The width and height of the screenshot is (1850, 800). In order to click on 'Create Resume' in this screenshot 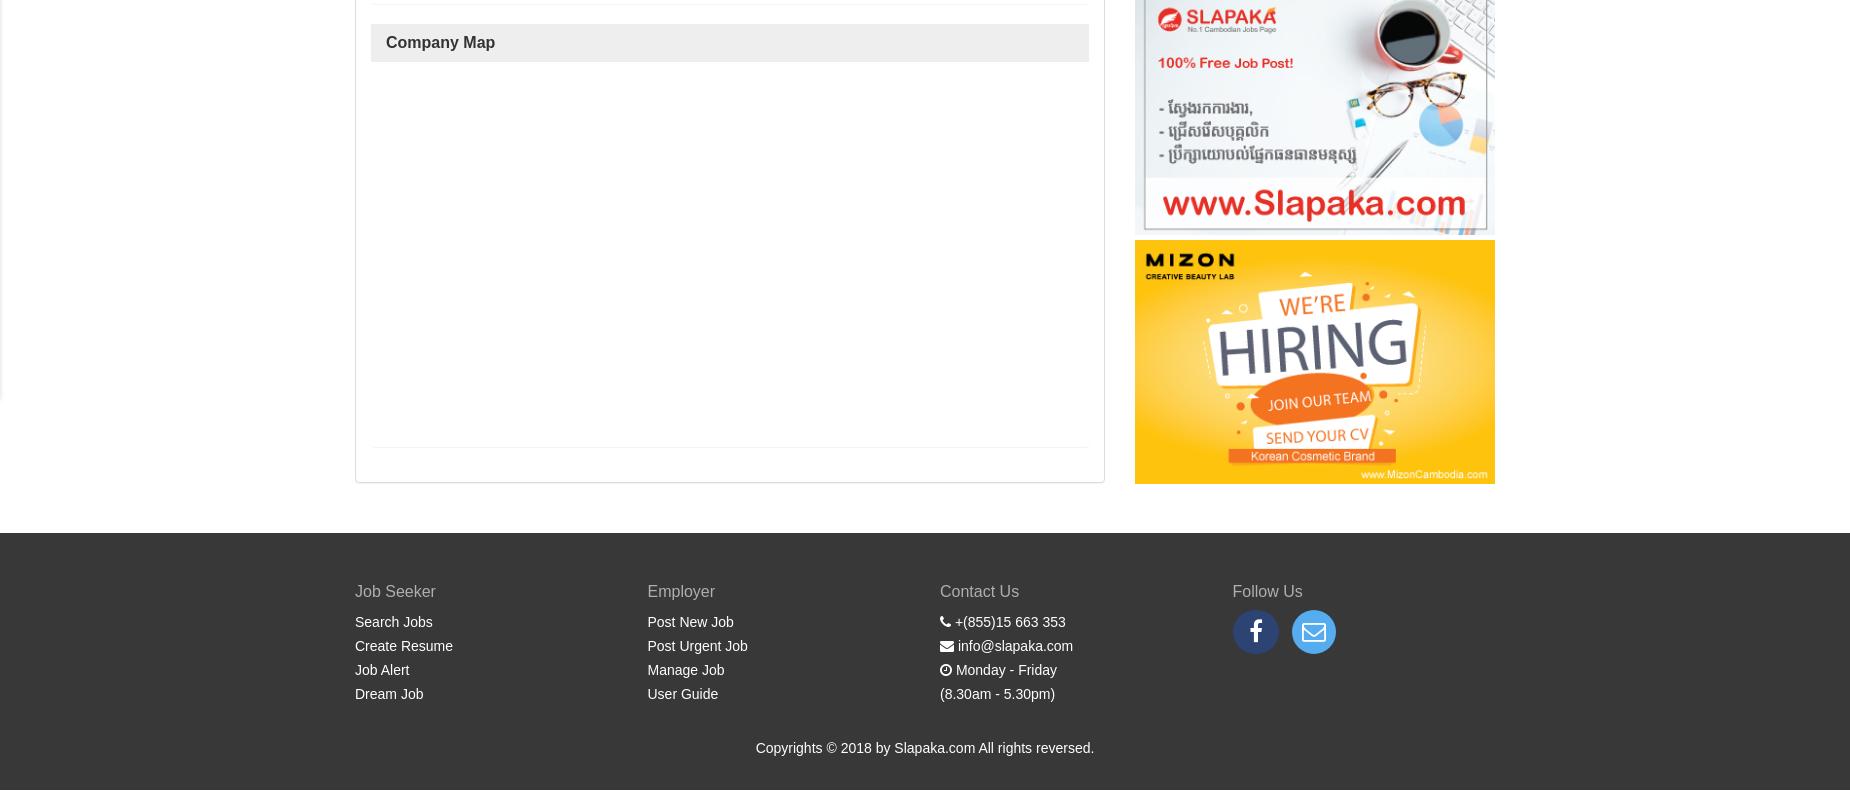, I will do `click(403, 645)`.